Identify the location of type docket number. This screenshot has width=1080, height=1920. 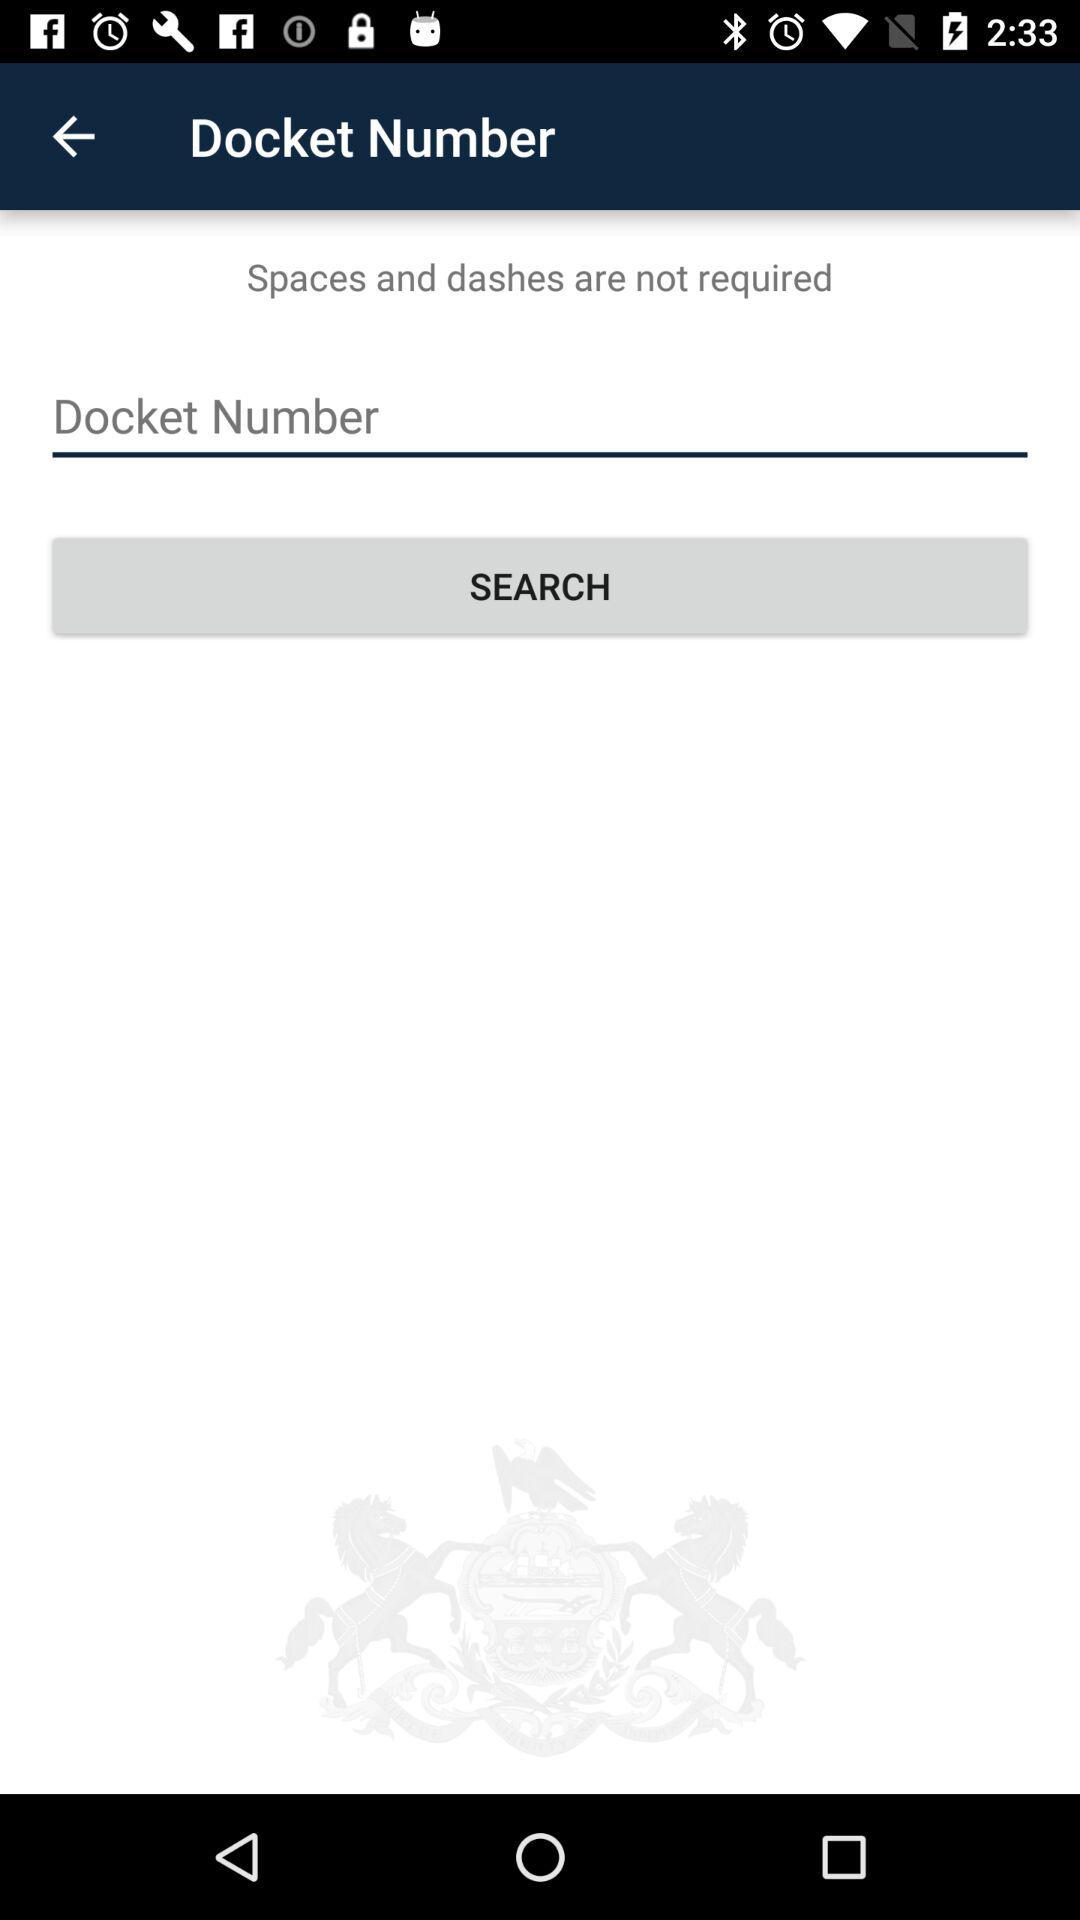
(540, 415).